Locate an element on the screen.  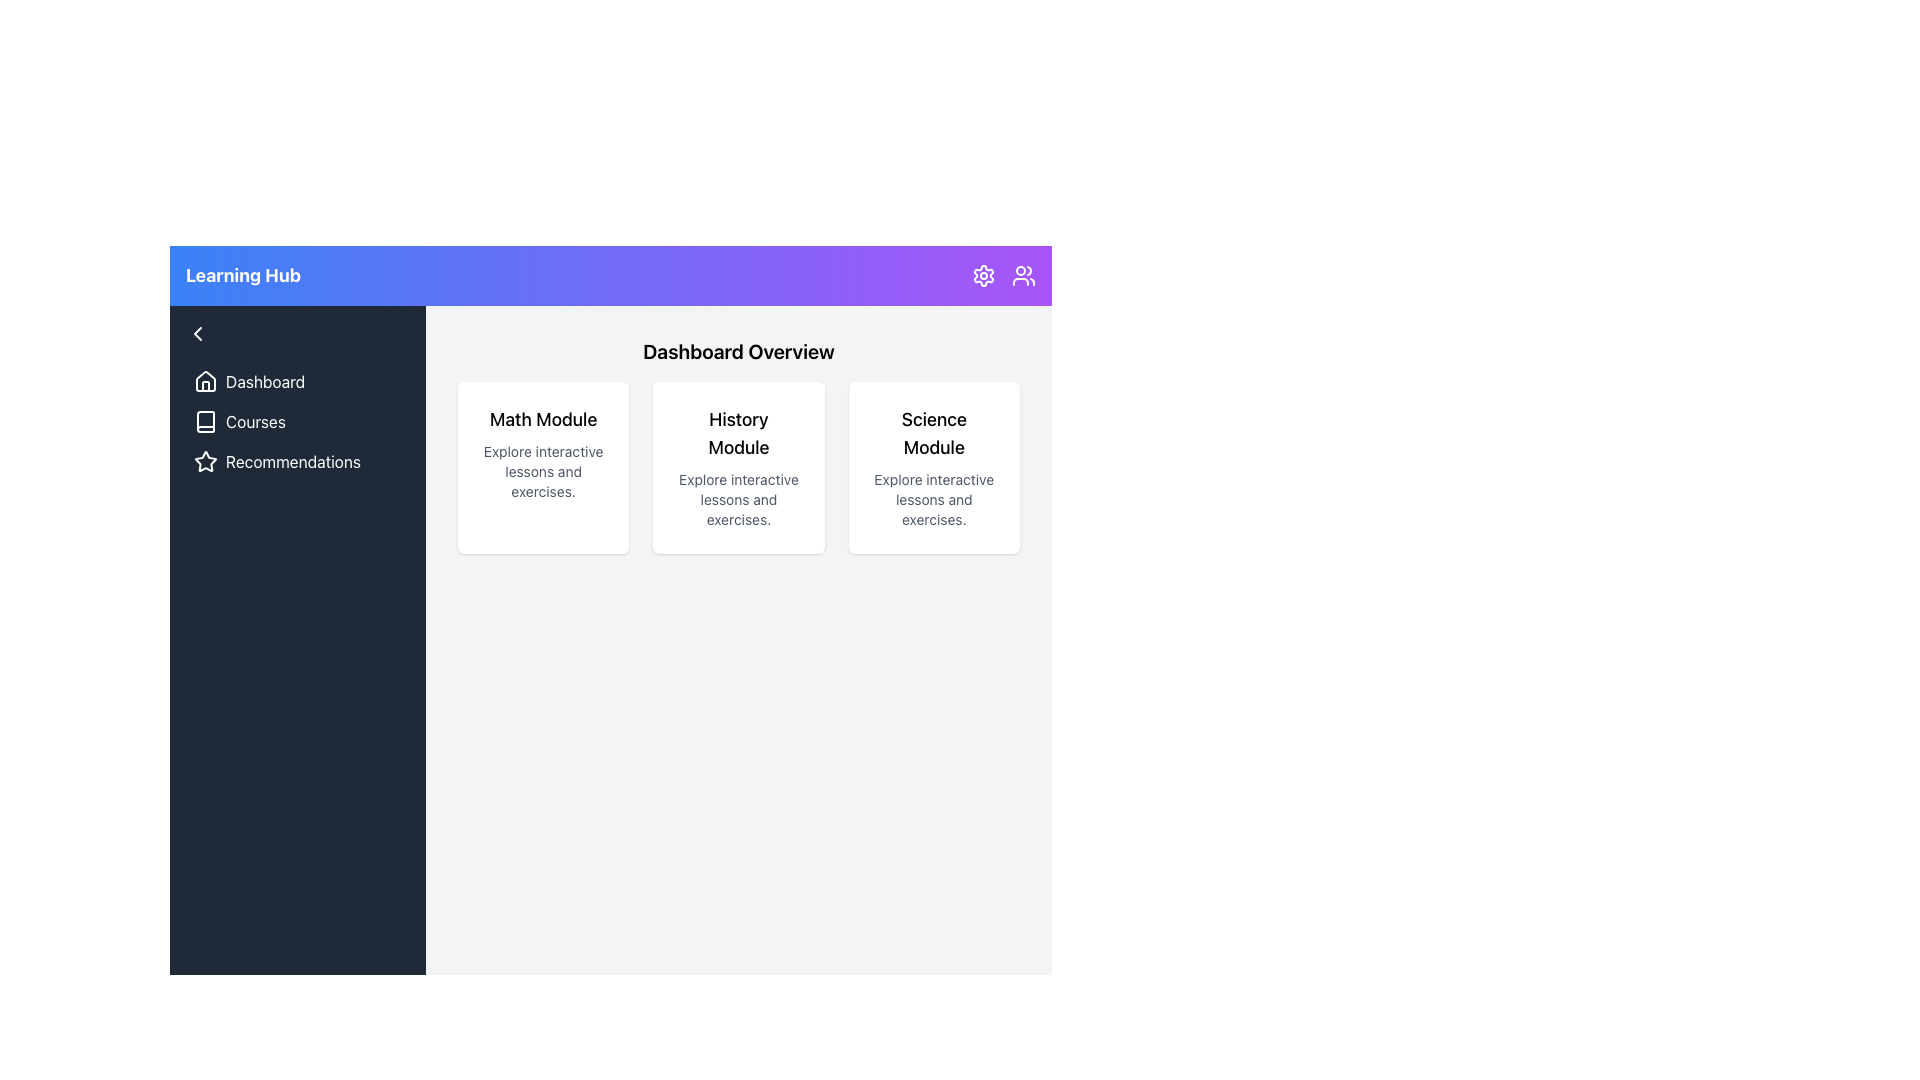
the 'Courses' button in the left sidebar navigation menu is located at coordinates (296, 420).